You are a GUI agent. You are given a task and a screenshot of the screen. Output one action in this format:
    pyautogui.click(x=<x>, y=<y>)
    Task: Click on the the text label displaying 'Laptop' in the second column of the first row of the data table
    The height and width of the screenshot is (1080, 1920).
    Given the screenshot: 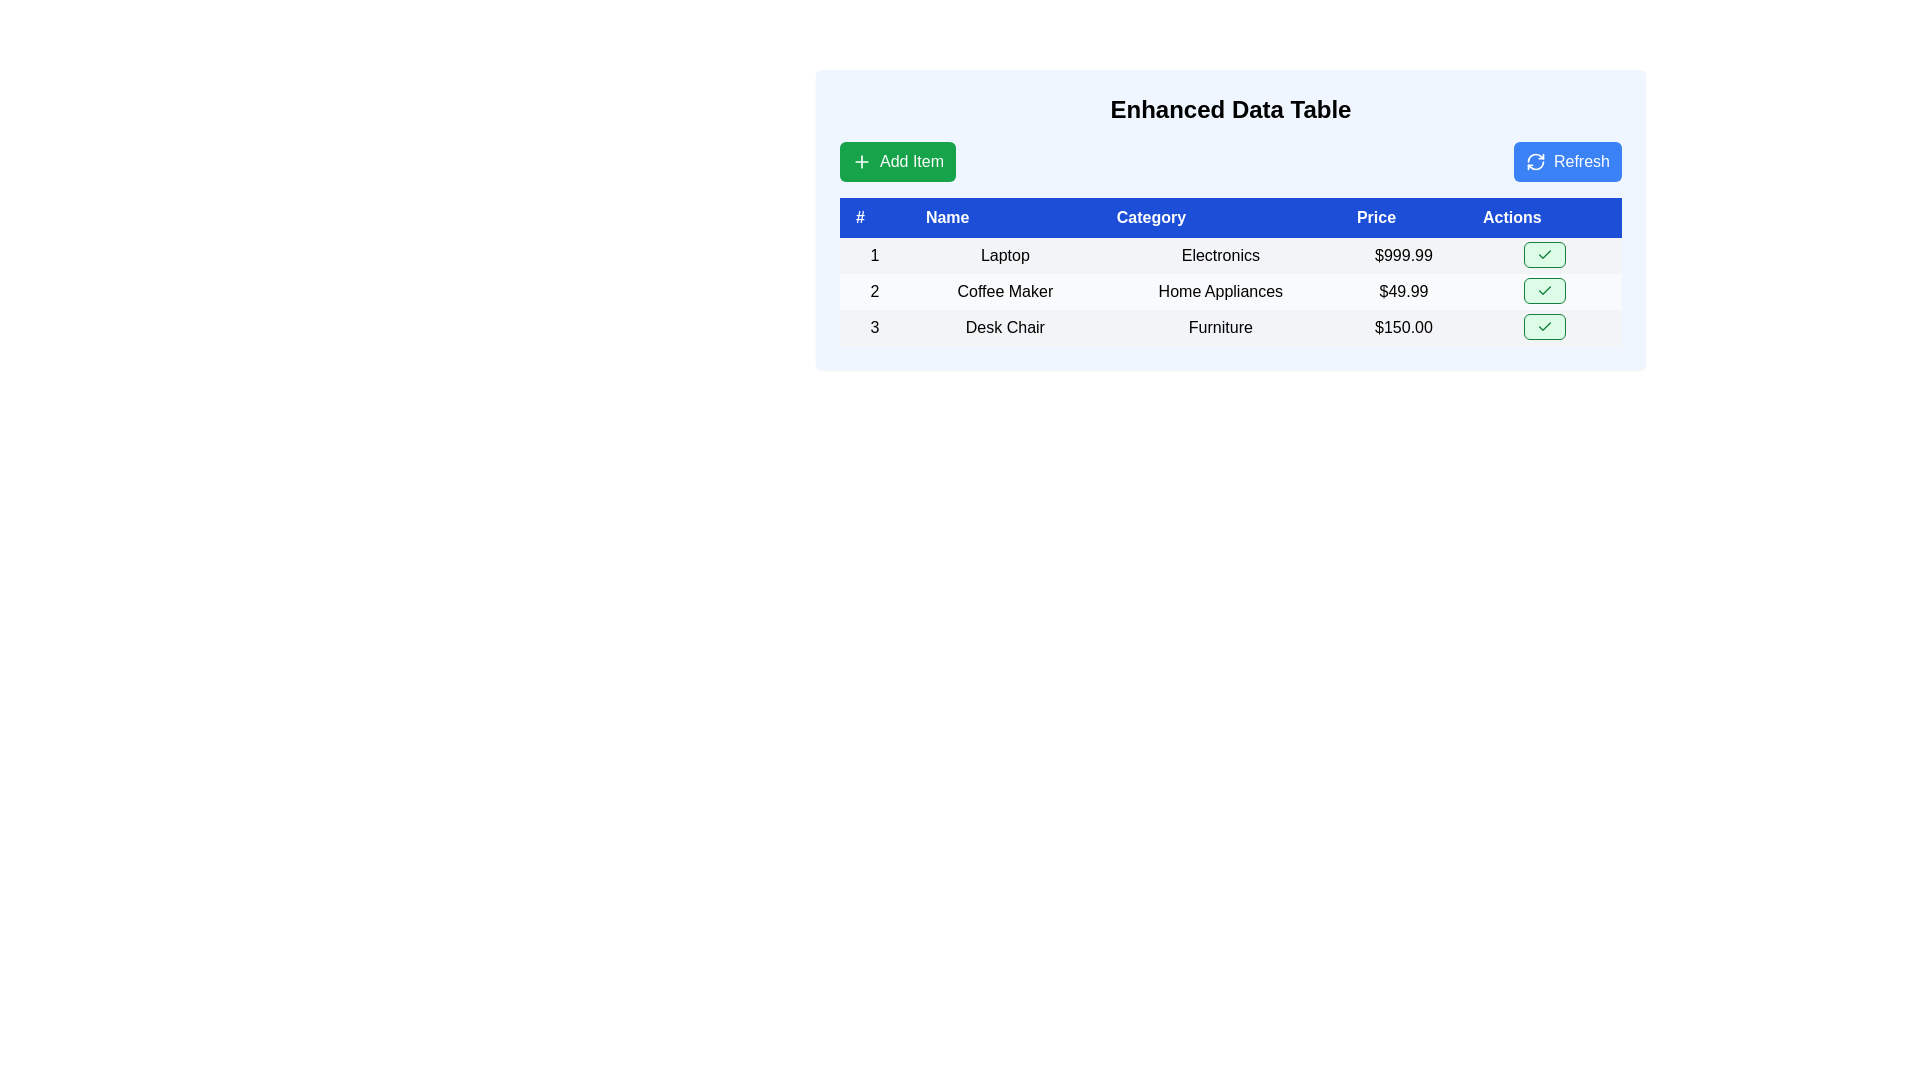 What is the action you would take?
    pyautogui.click(x=1005, y=254)
    